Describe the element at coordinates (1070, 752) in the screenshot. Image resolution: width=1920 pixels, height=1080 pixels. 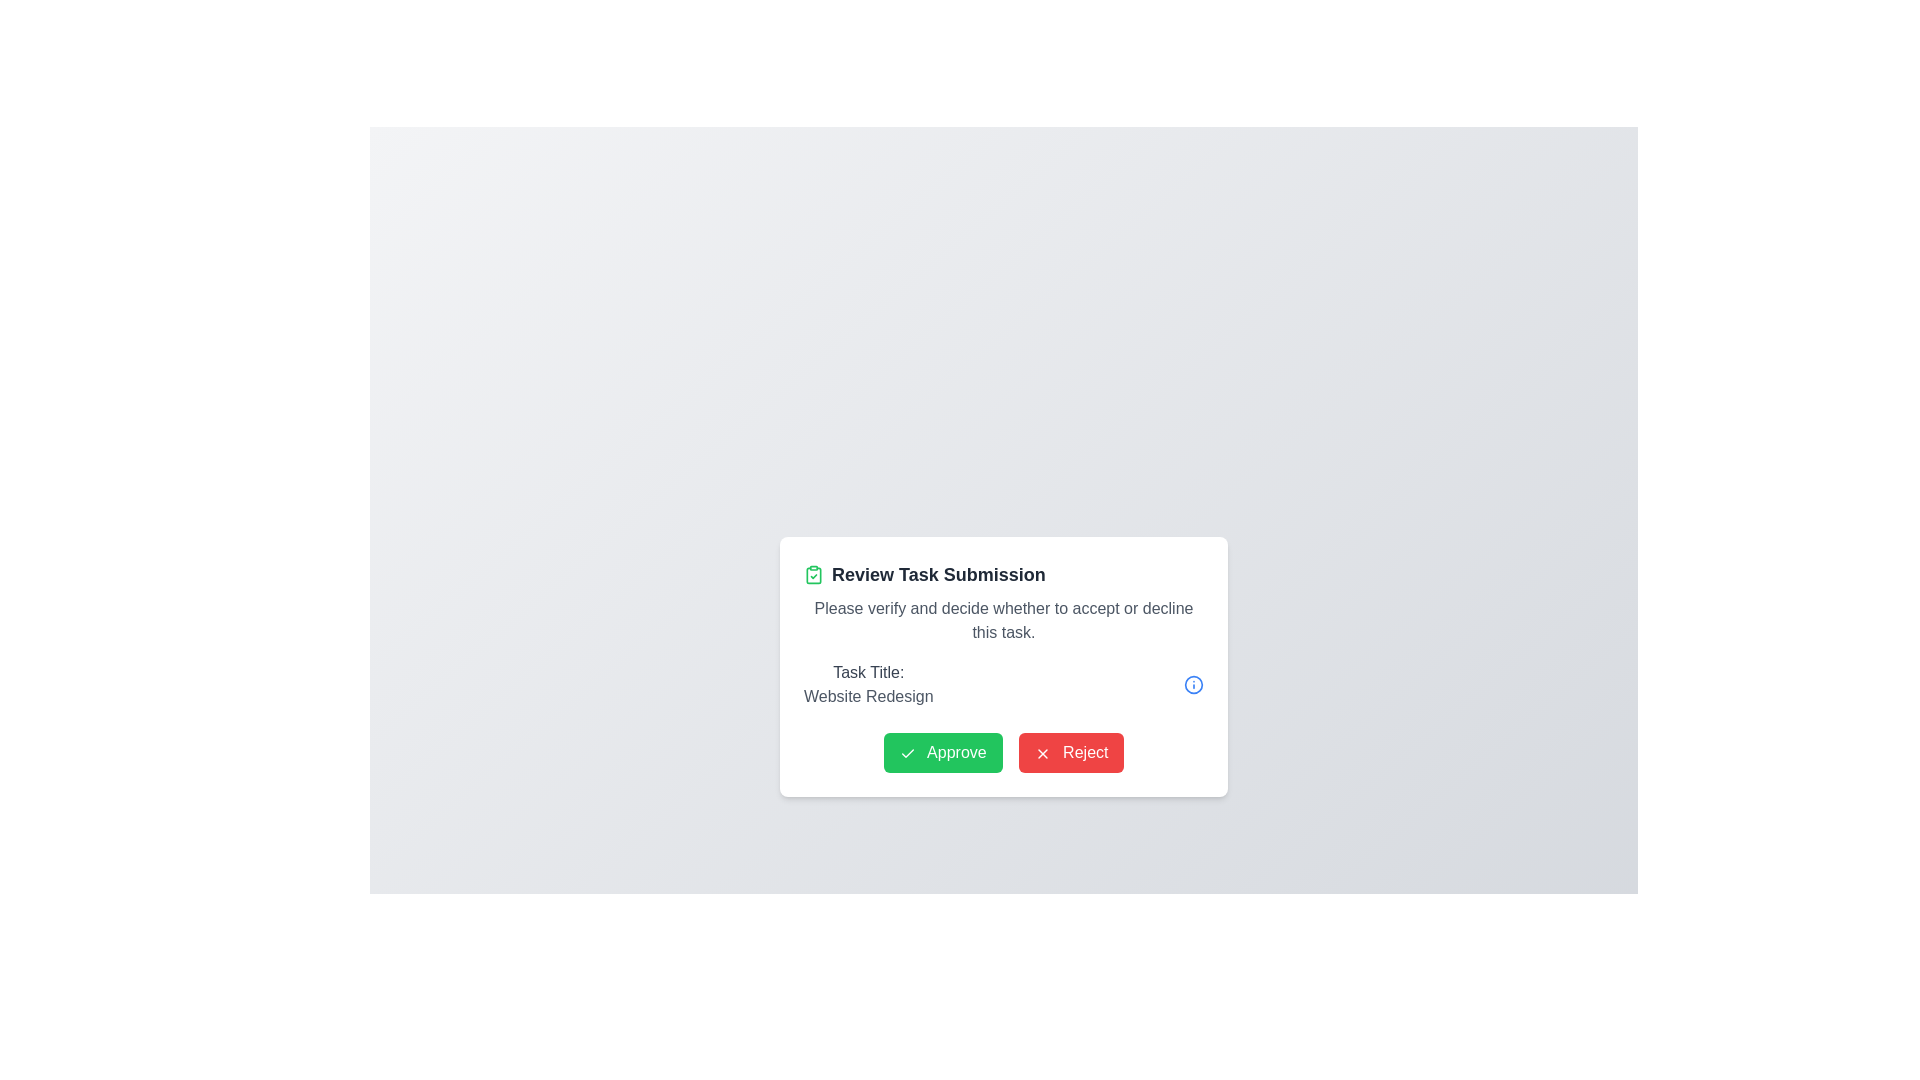
I see `the 'Reject' button, which has a red background and white text reading 'Reject', located near the bottom of the modal window, second from the left` at that location.